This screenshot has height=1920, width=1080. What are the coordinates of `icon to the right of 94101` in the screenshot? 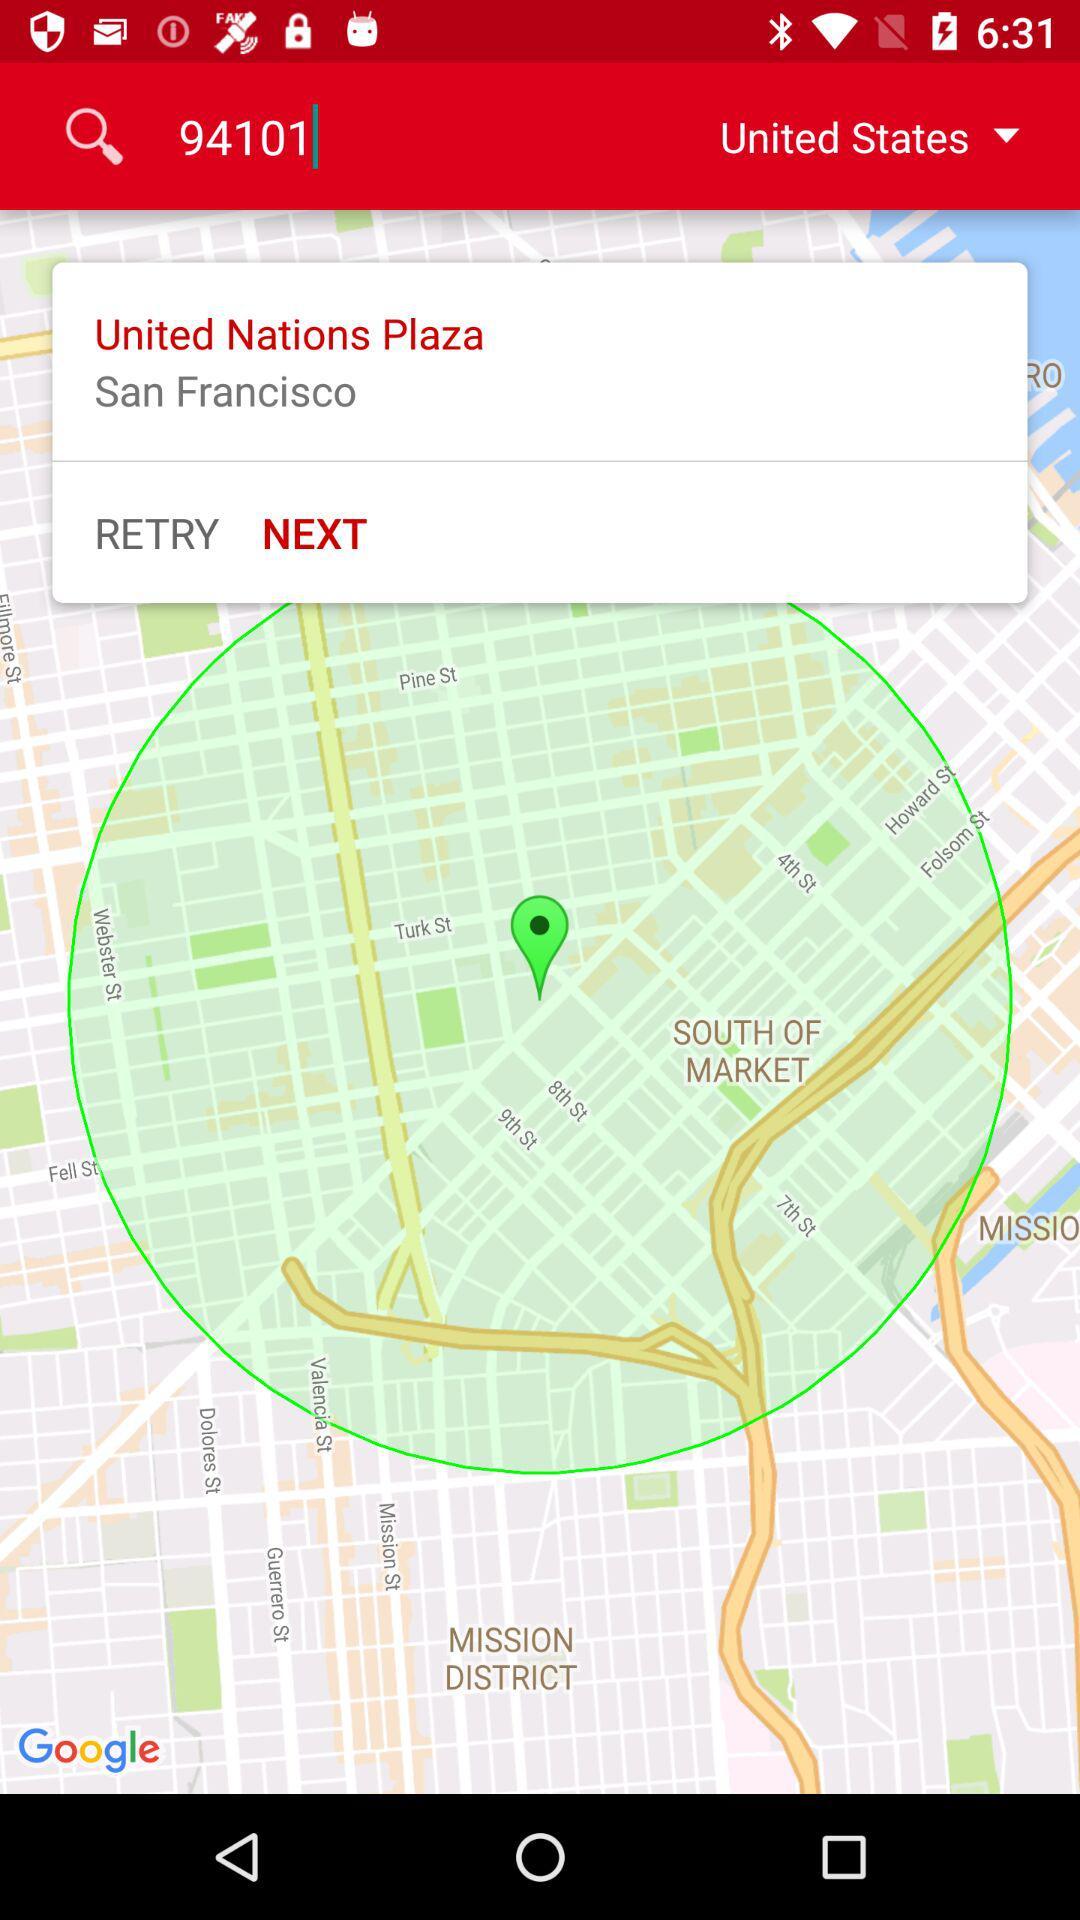 It's located at (853, 135).